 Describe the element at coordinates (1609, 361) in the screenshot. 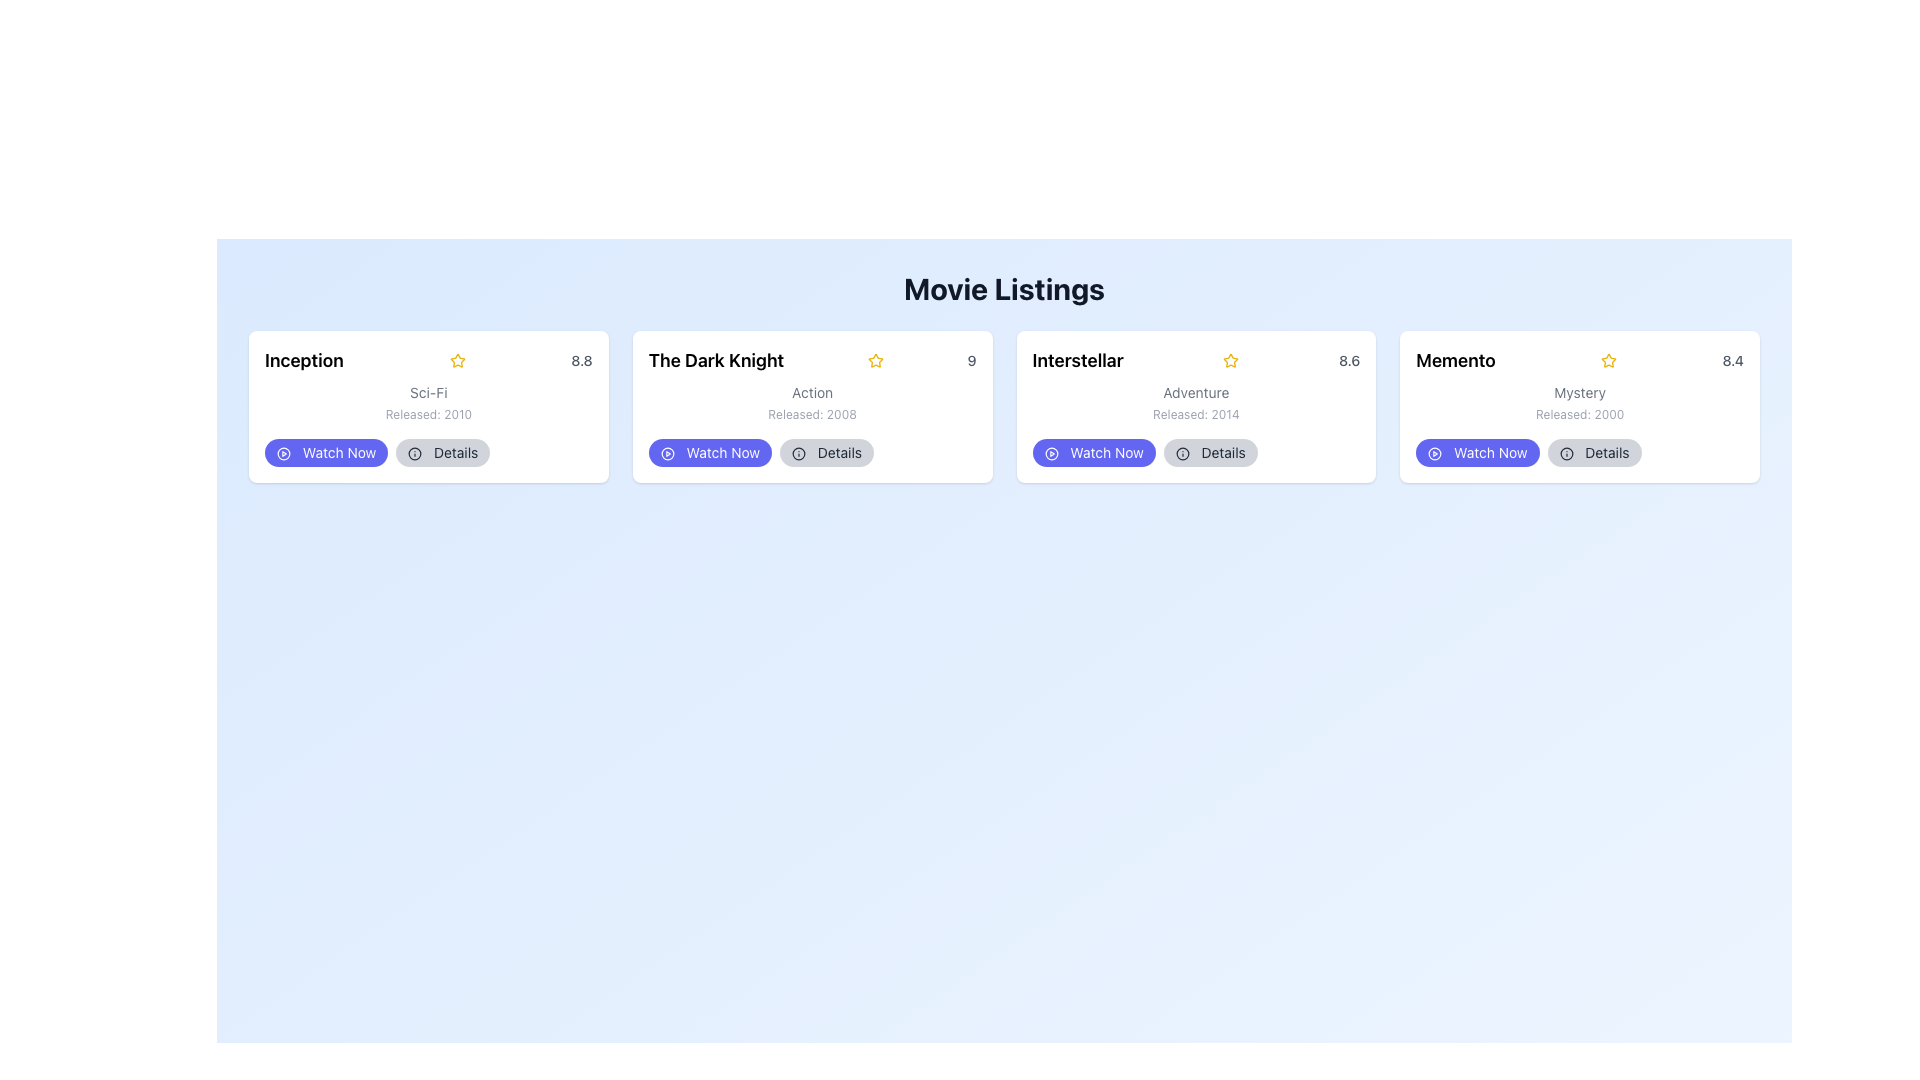

I see `the star icon representing the rating or favorite status of the movie 'Memento', located in the fourth card of the movie listings grid` at that location.